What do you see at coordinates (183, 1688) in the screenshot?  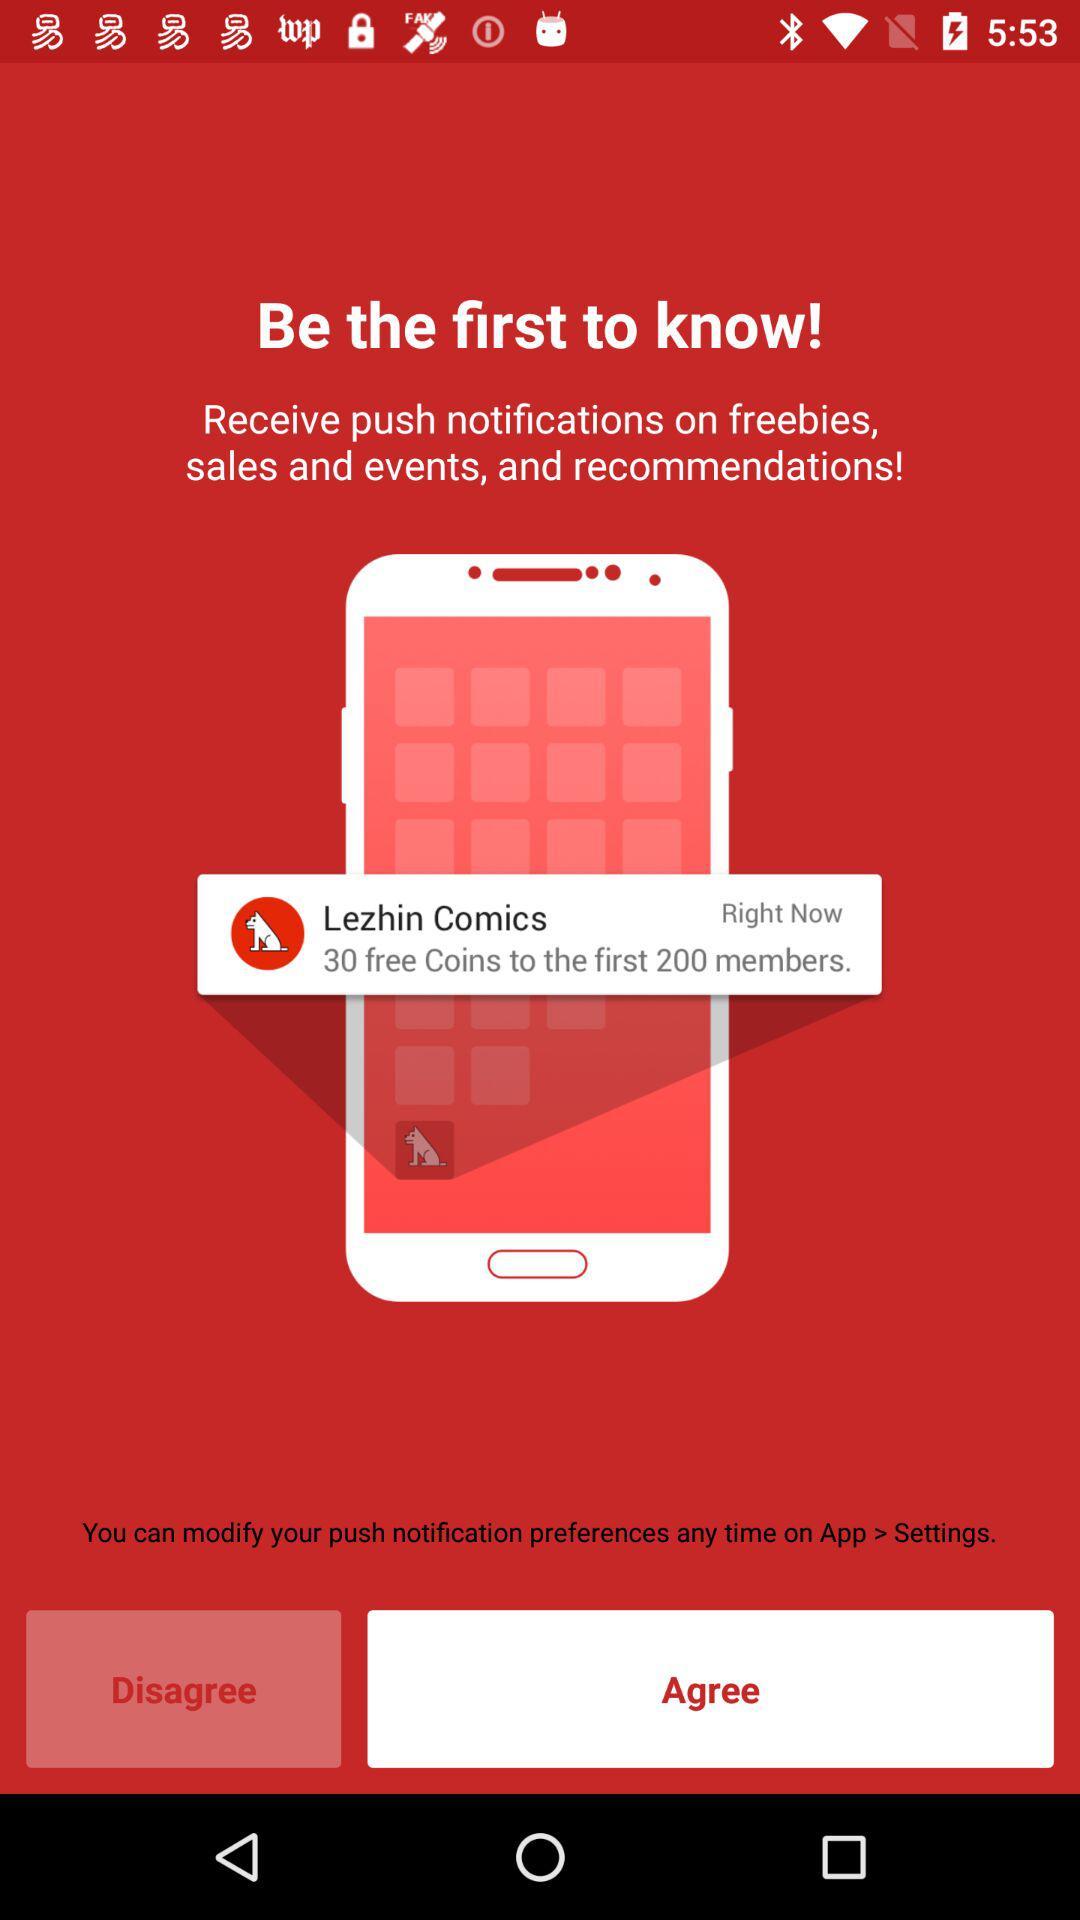 I see `disagree icon` at bounding box center [183, 1688].